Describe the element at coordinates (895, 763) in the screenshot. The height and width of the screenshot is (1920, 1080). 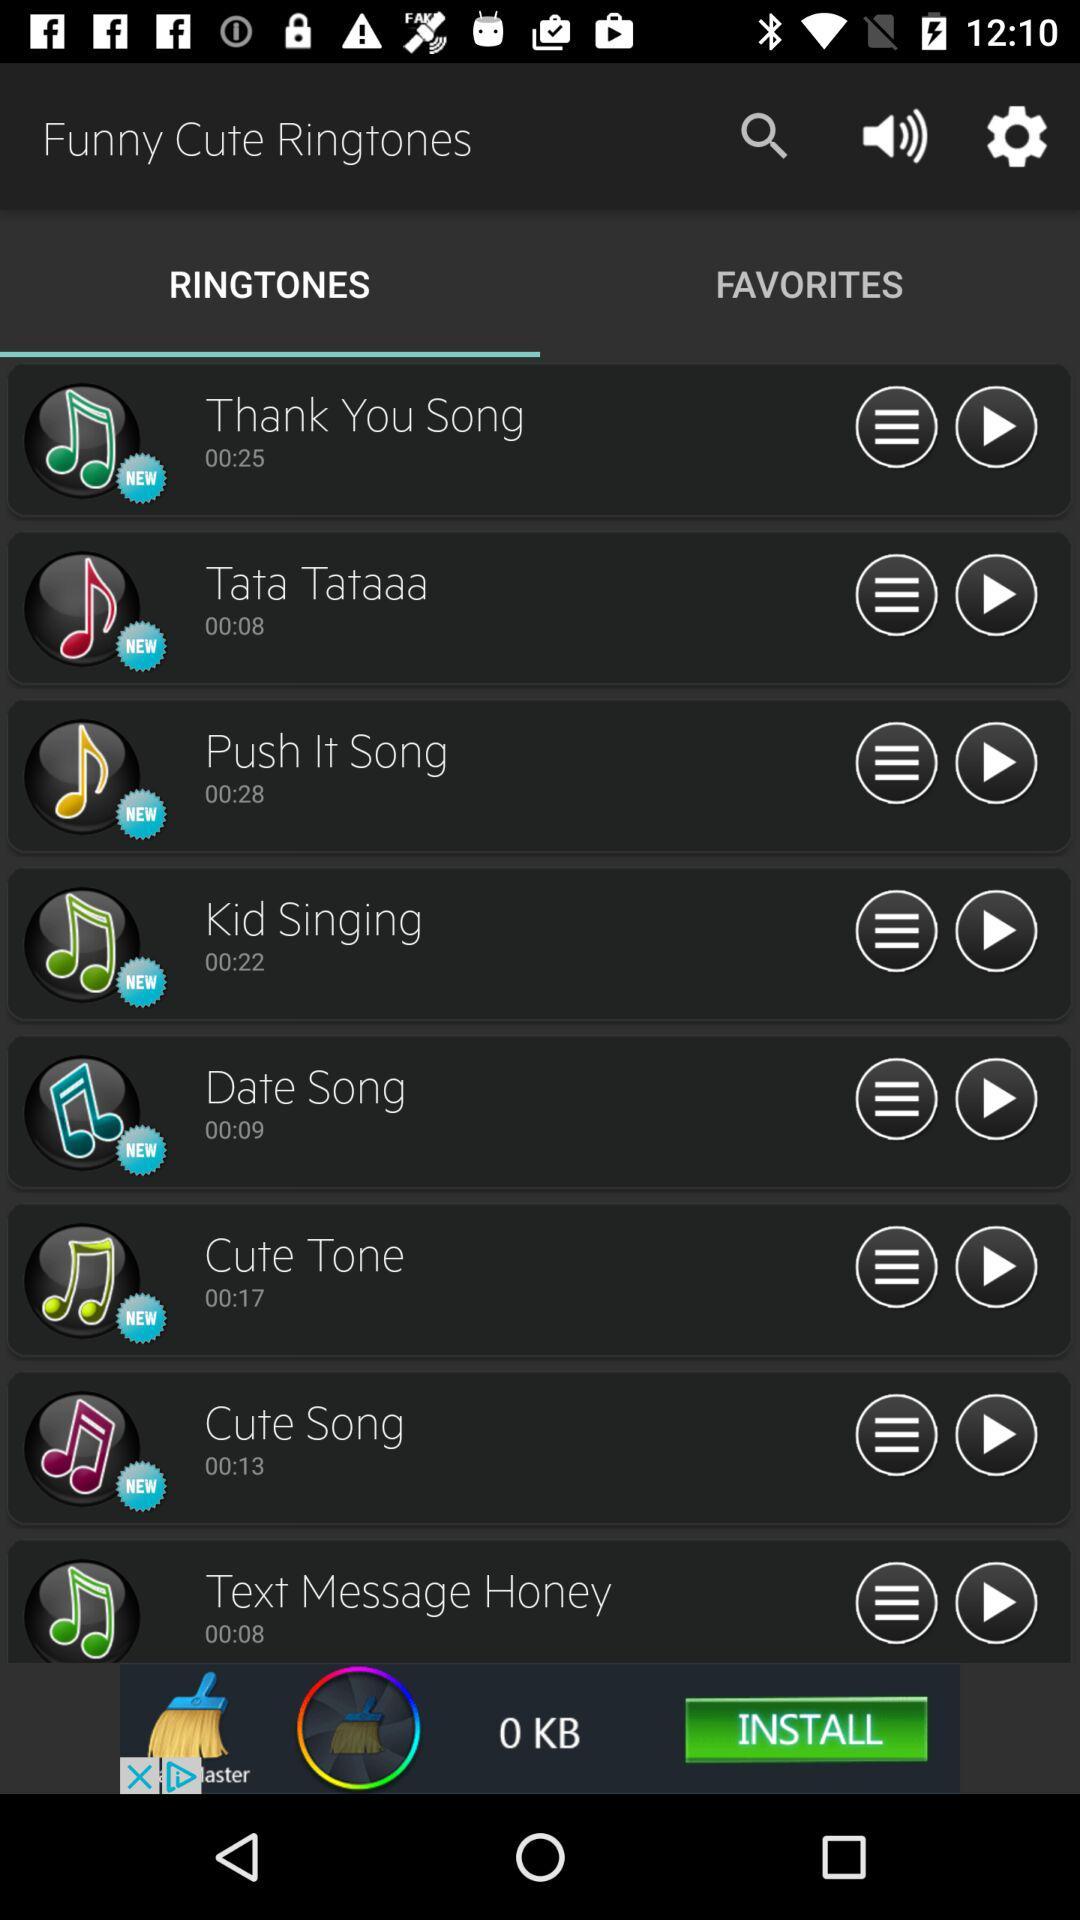
I see `opens description` at that location.